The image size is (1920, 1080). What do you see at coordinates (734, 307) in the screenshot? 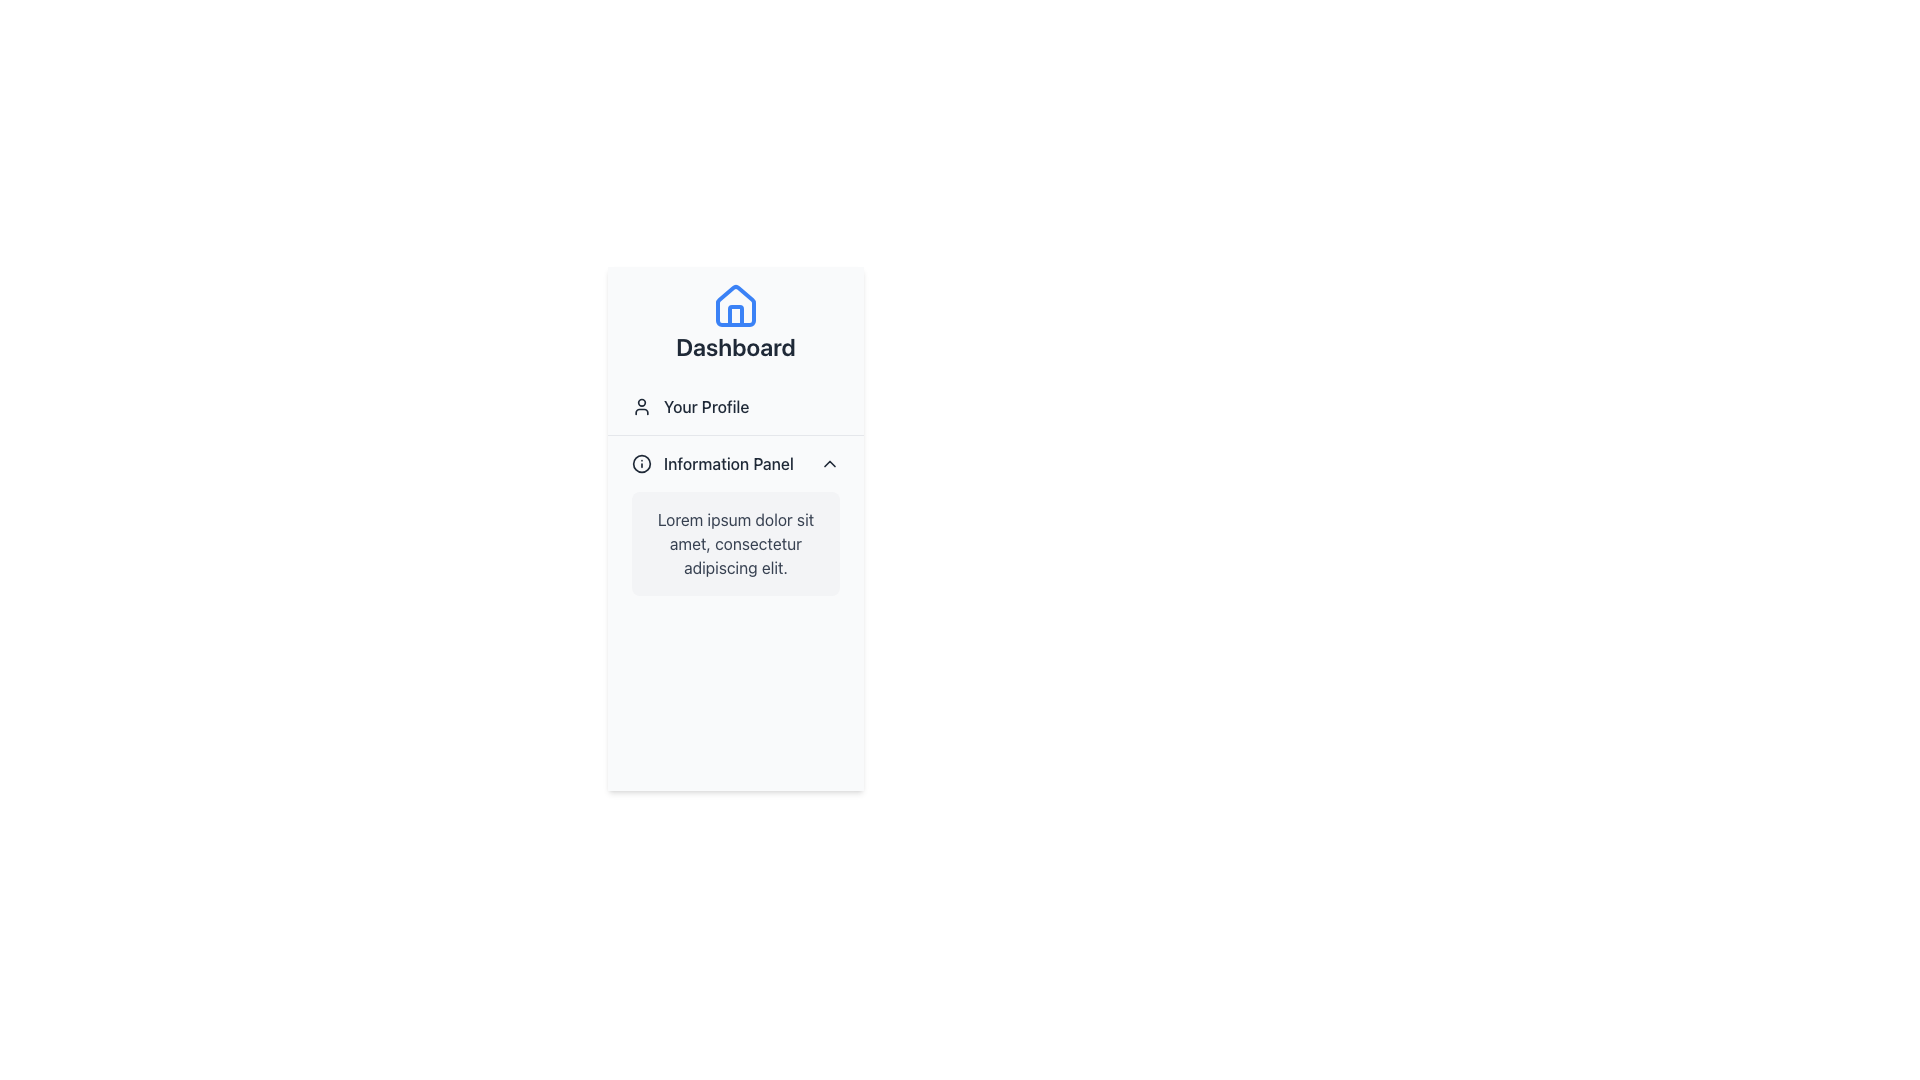
I see `the house-shaped icon with a blue outline located above the 'Dashboard' text` at bounding box center [734, 307].